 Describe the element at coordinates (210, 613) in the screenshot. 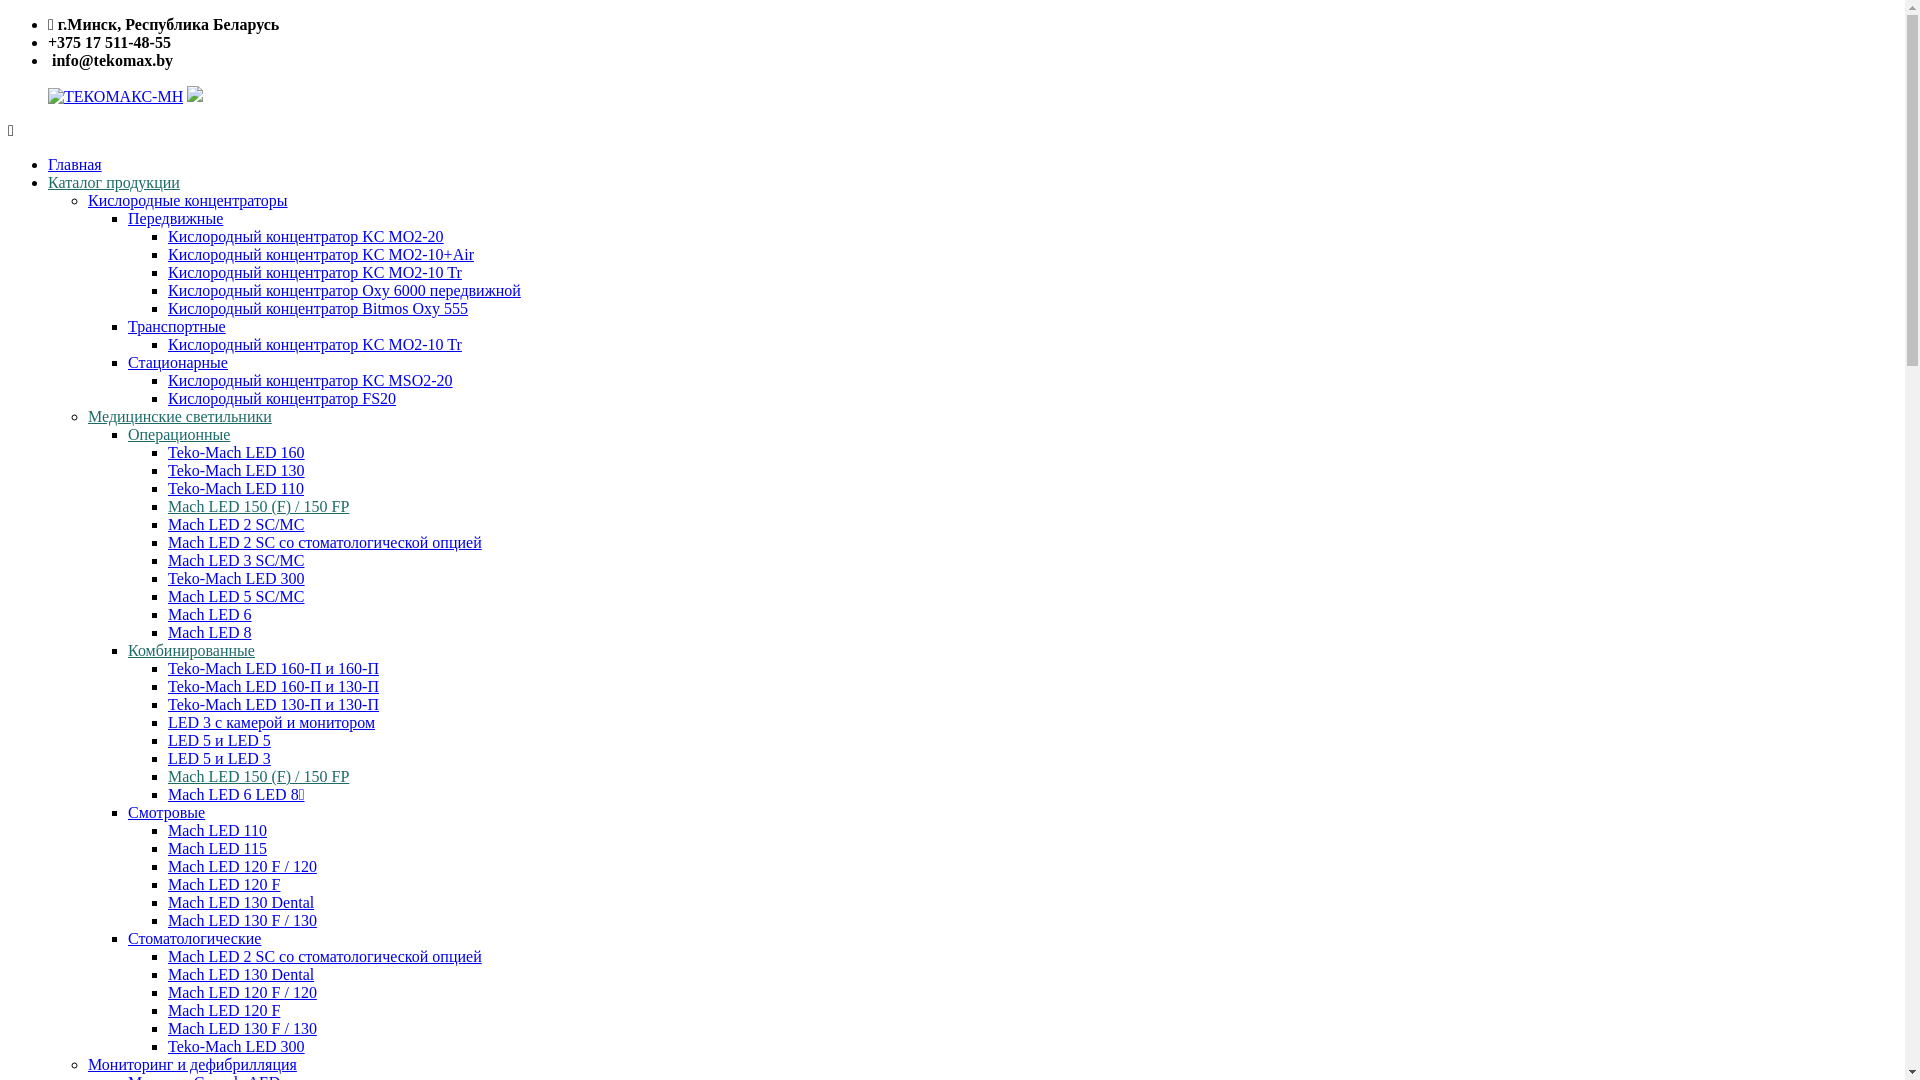

I see `'Mach LED 6'` at that location.